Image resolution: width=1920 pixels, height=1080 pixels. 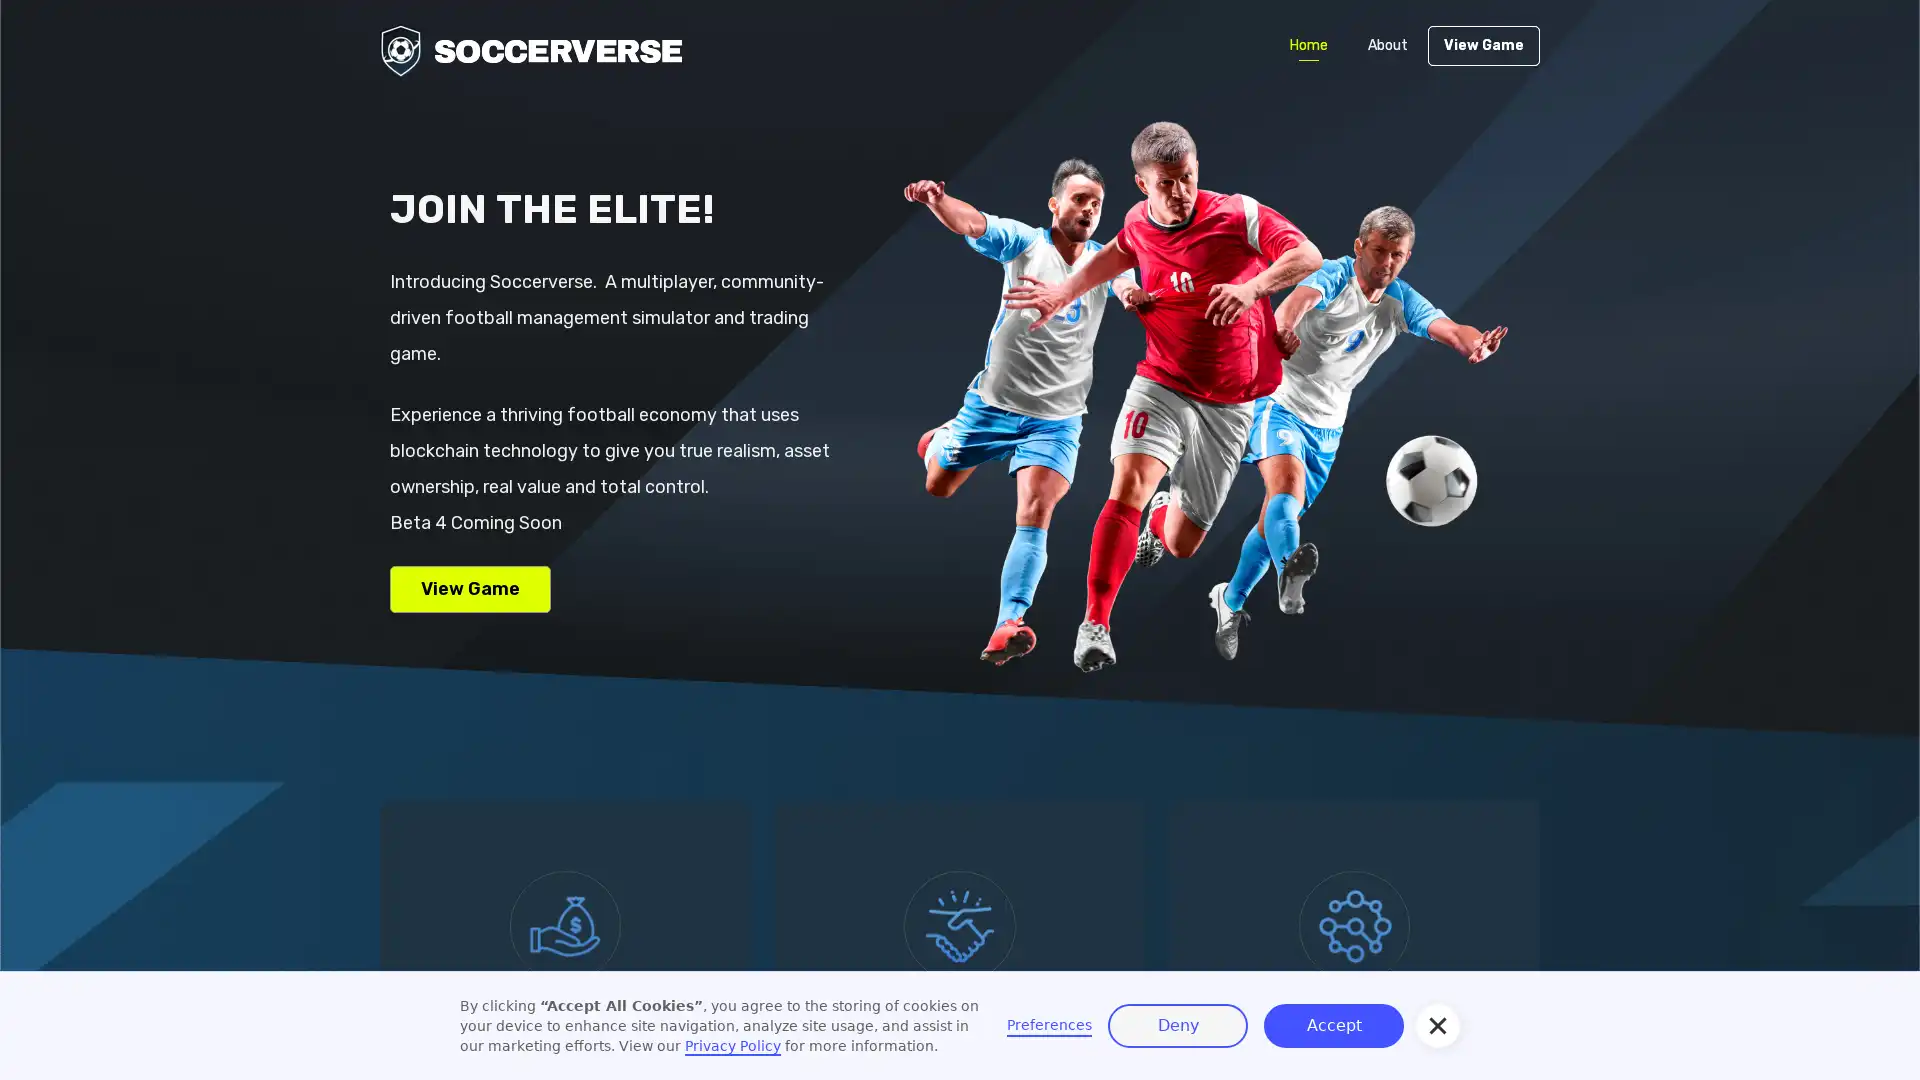 What do you see at coordinates (1048, 1026) in the screenshot?
I see `Preferences` at bounding box center [1048, 1026].